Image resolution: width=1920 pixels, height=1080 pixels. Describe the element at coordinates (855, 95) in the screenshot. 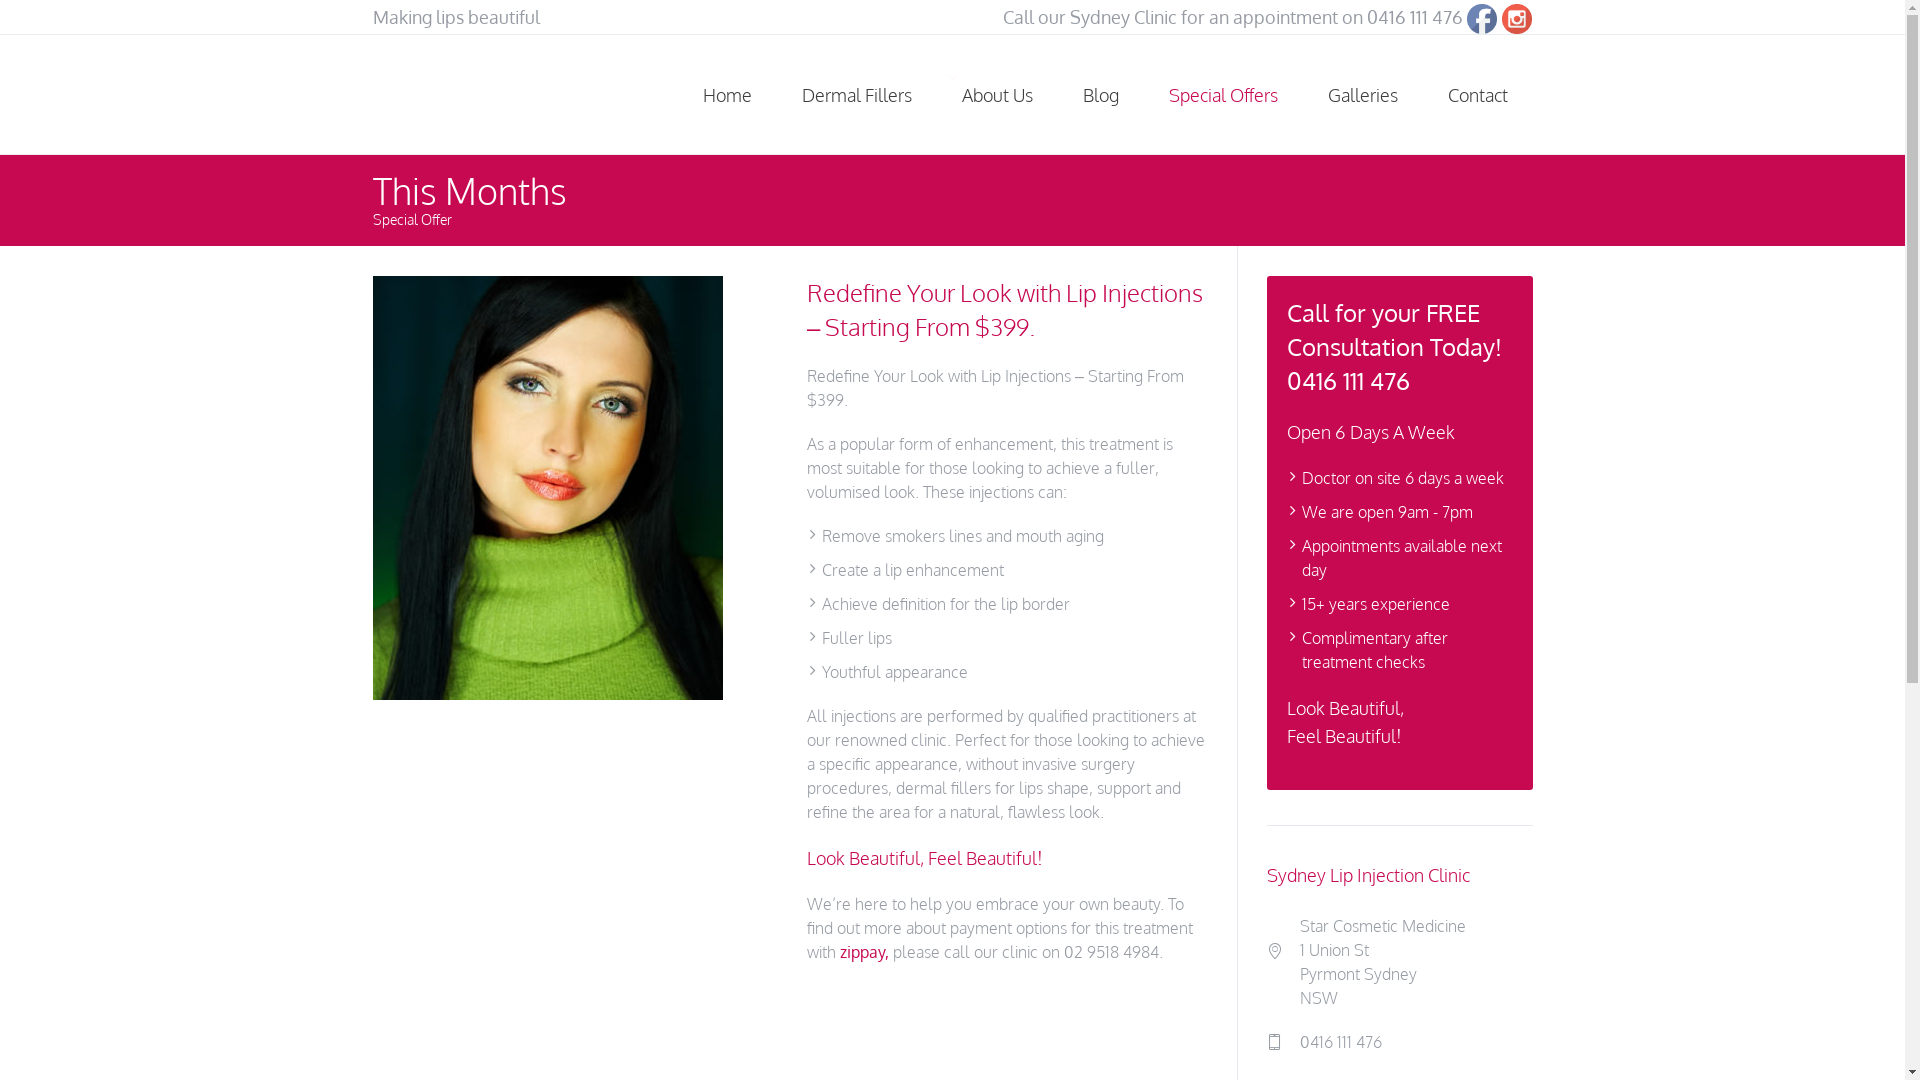

I see `'Dermal Fillers'` at that location.